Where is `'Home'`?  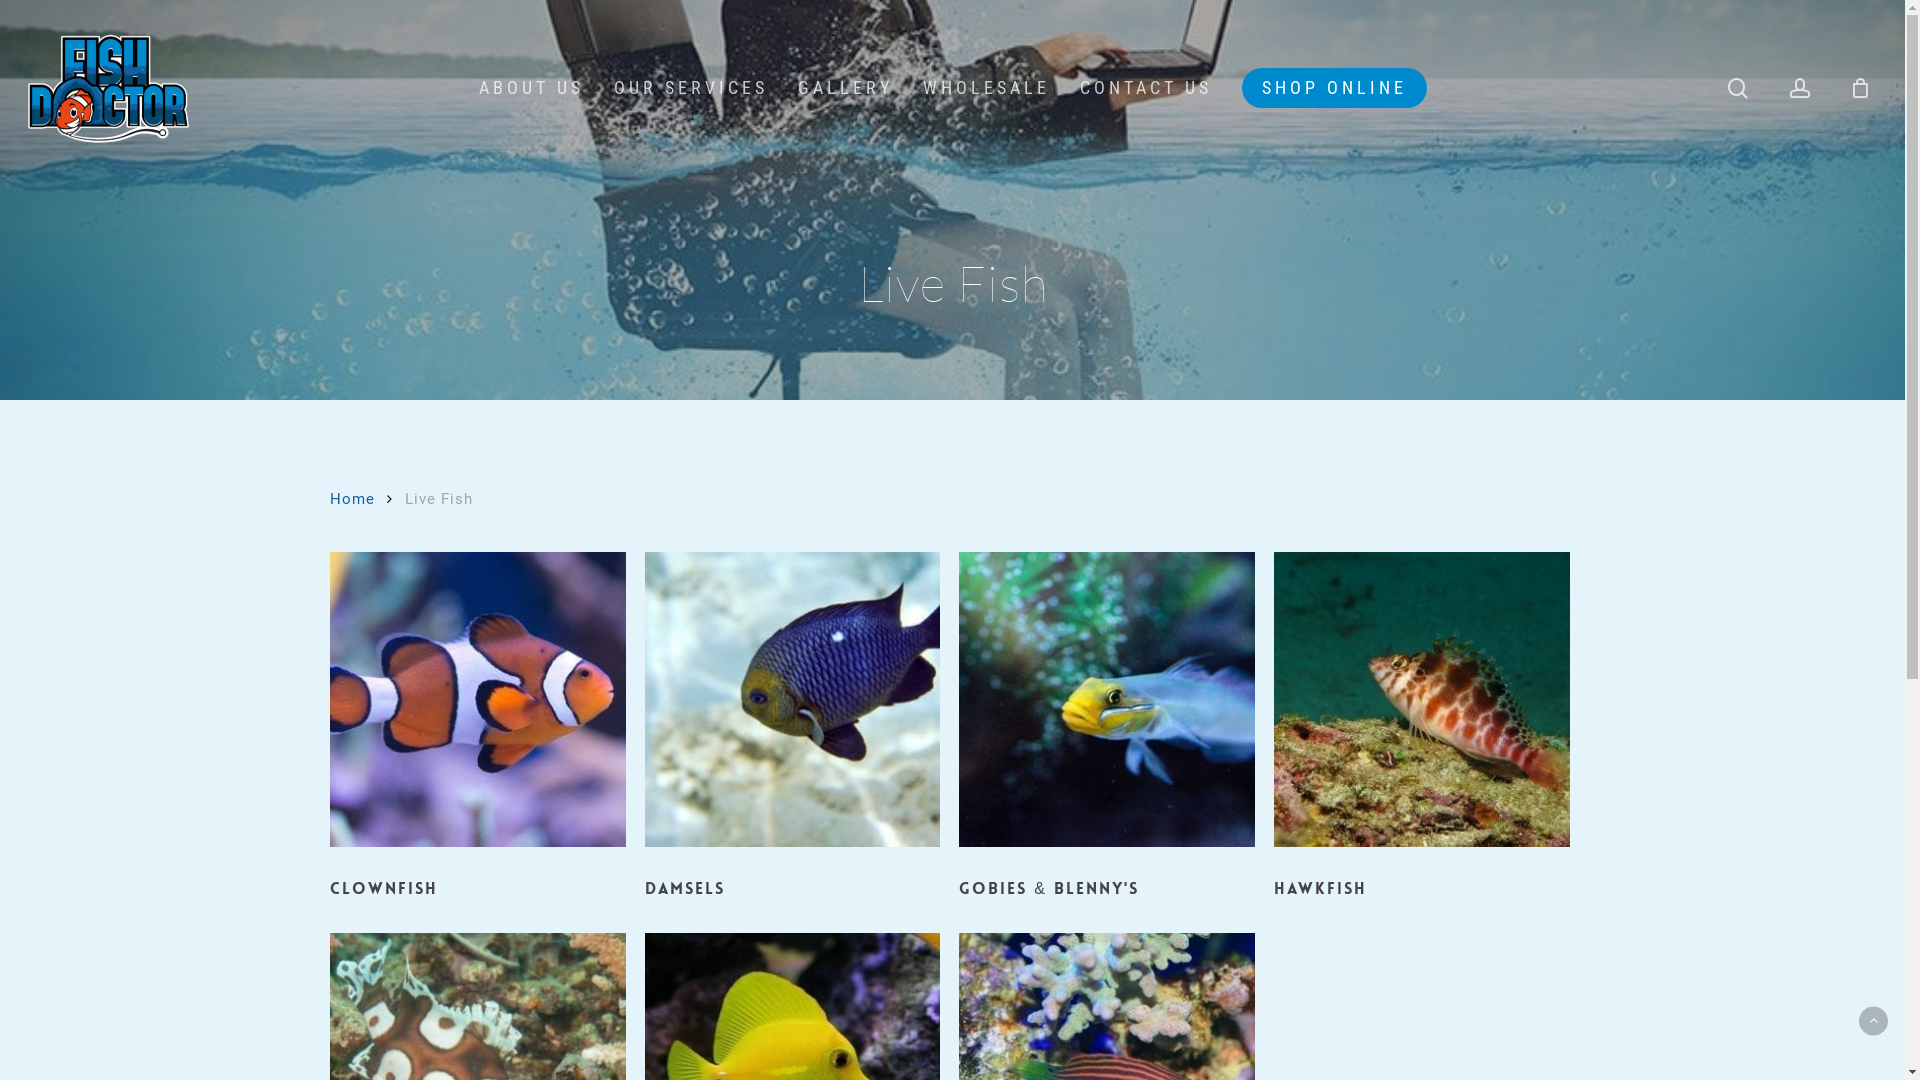 'Home' is located at coordinates (352, 497).